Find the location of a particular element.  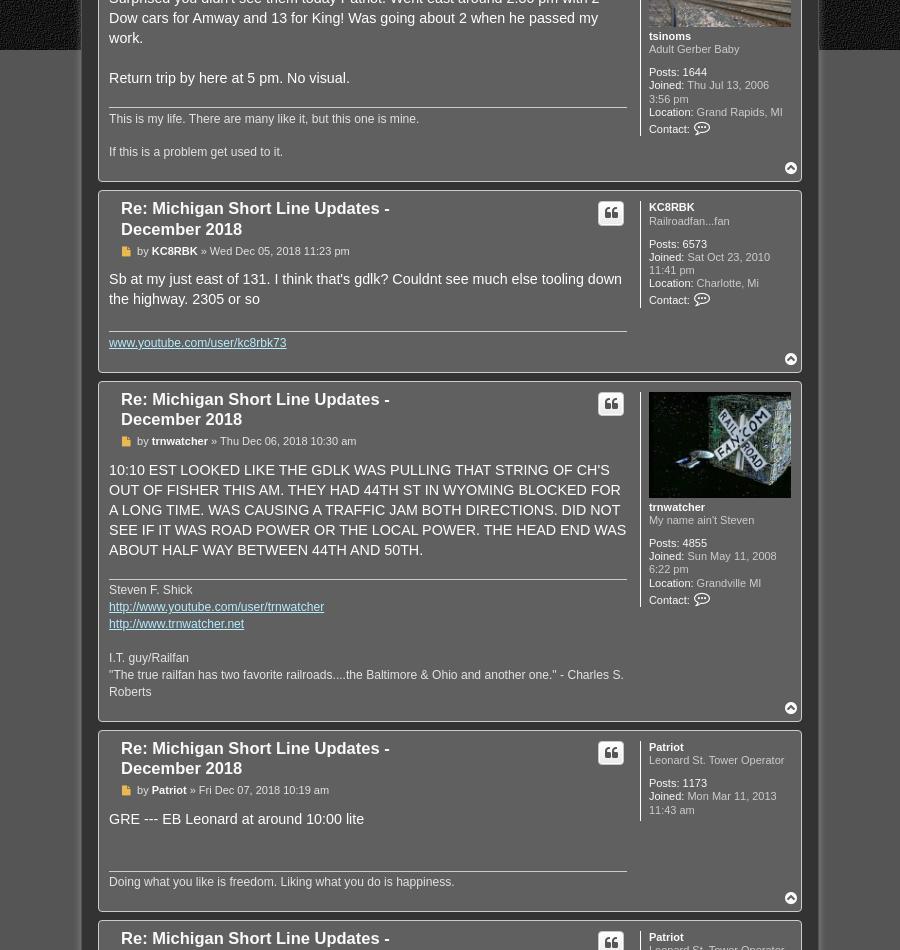

'Thu Dec 06, 2018 10:30 am' is located at coordinates (219, 439).